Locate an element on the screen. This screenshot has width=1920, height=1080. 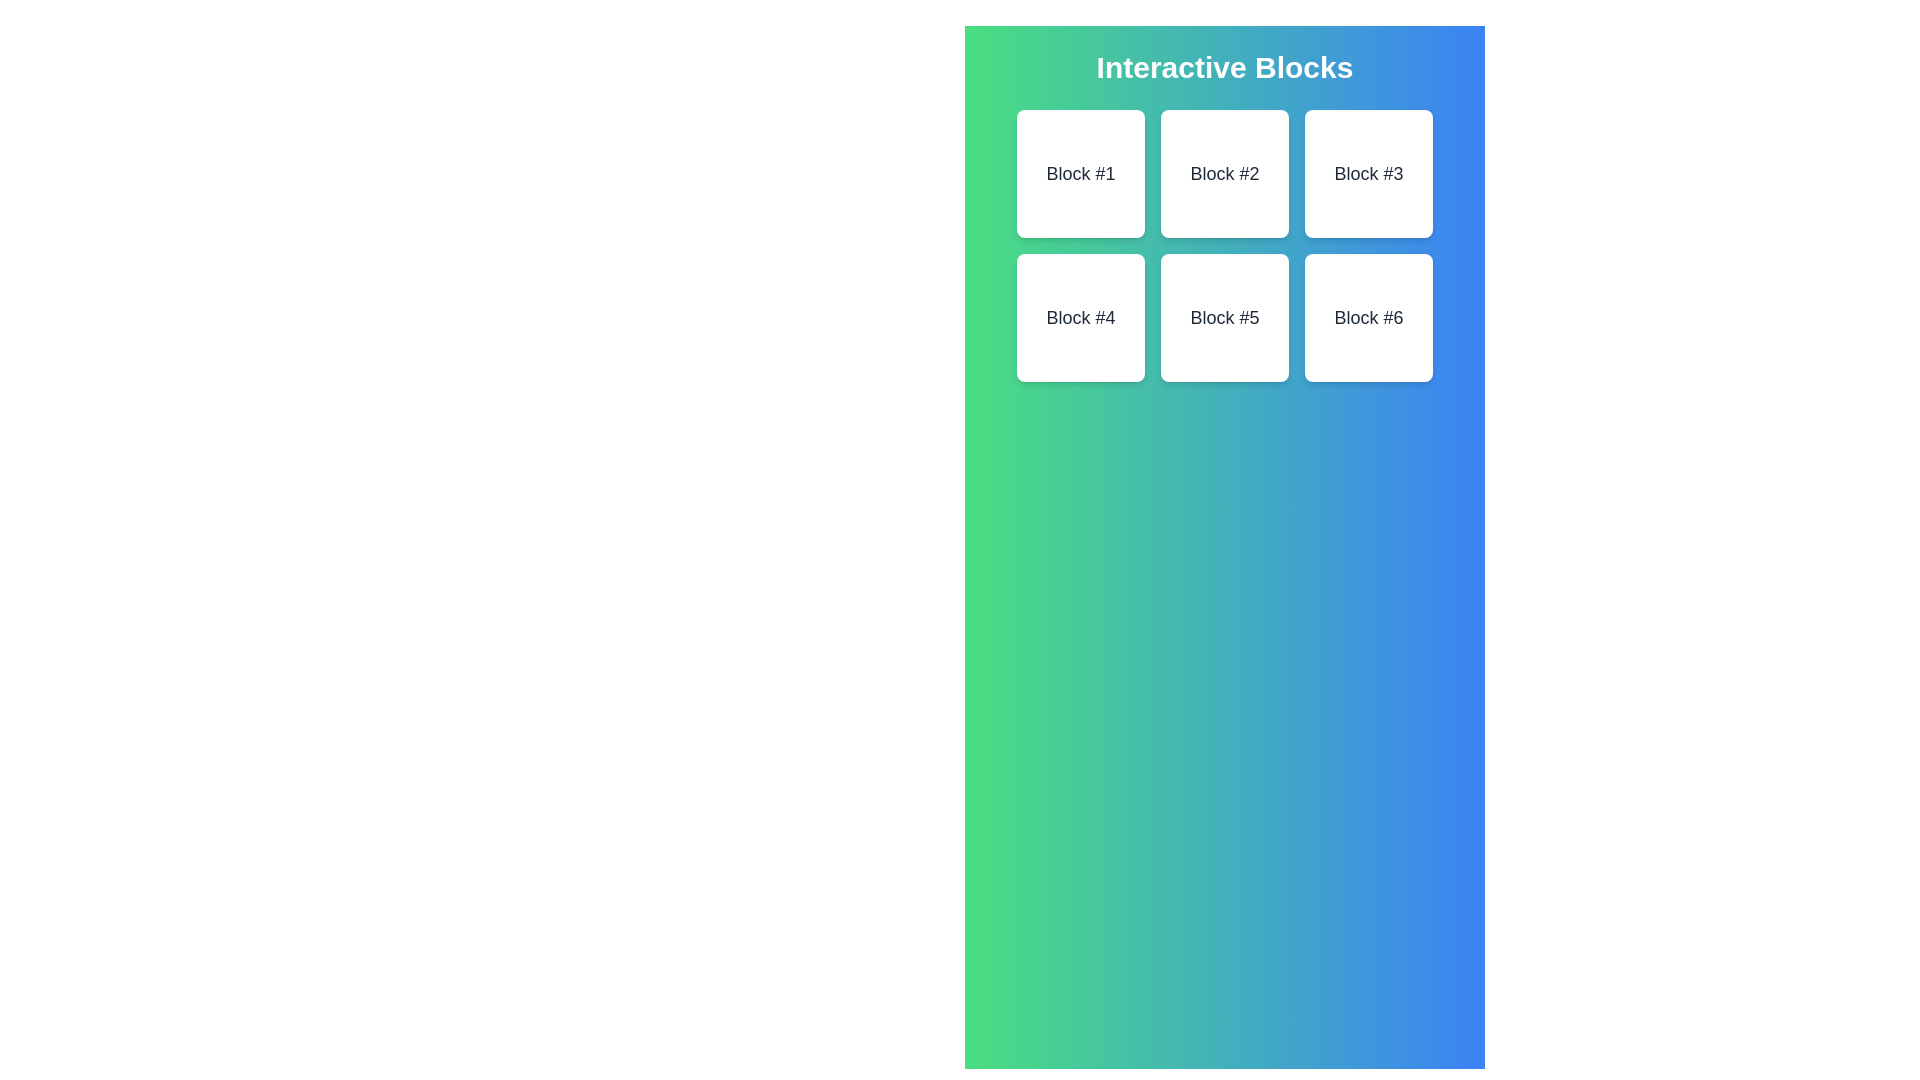
static text label that displays 'Block #2', which is centered within a white block with rounded corners and a subtle shadow is located at coordinates (1223, 172).